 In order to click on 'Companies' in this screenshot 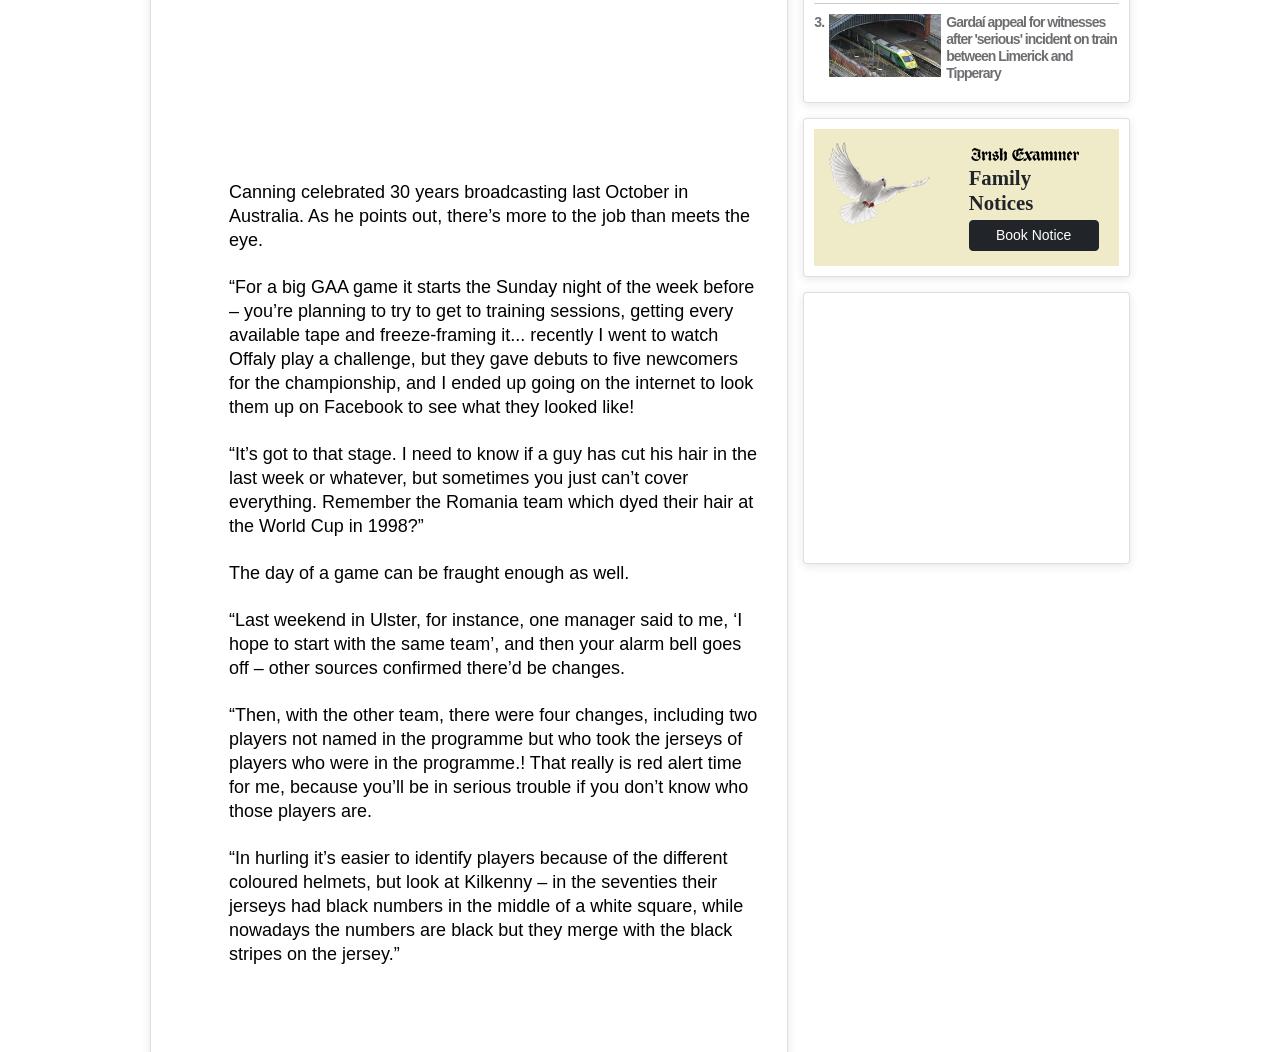, I will do `click(549, 385)`.